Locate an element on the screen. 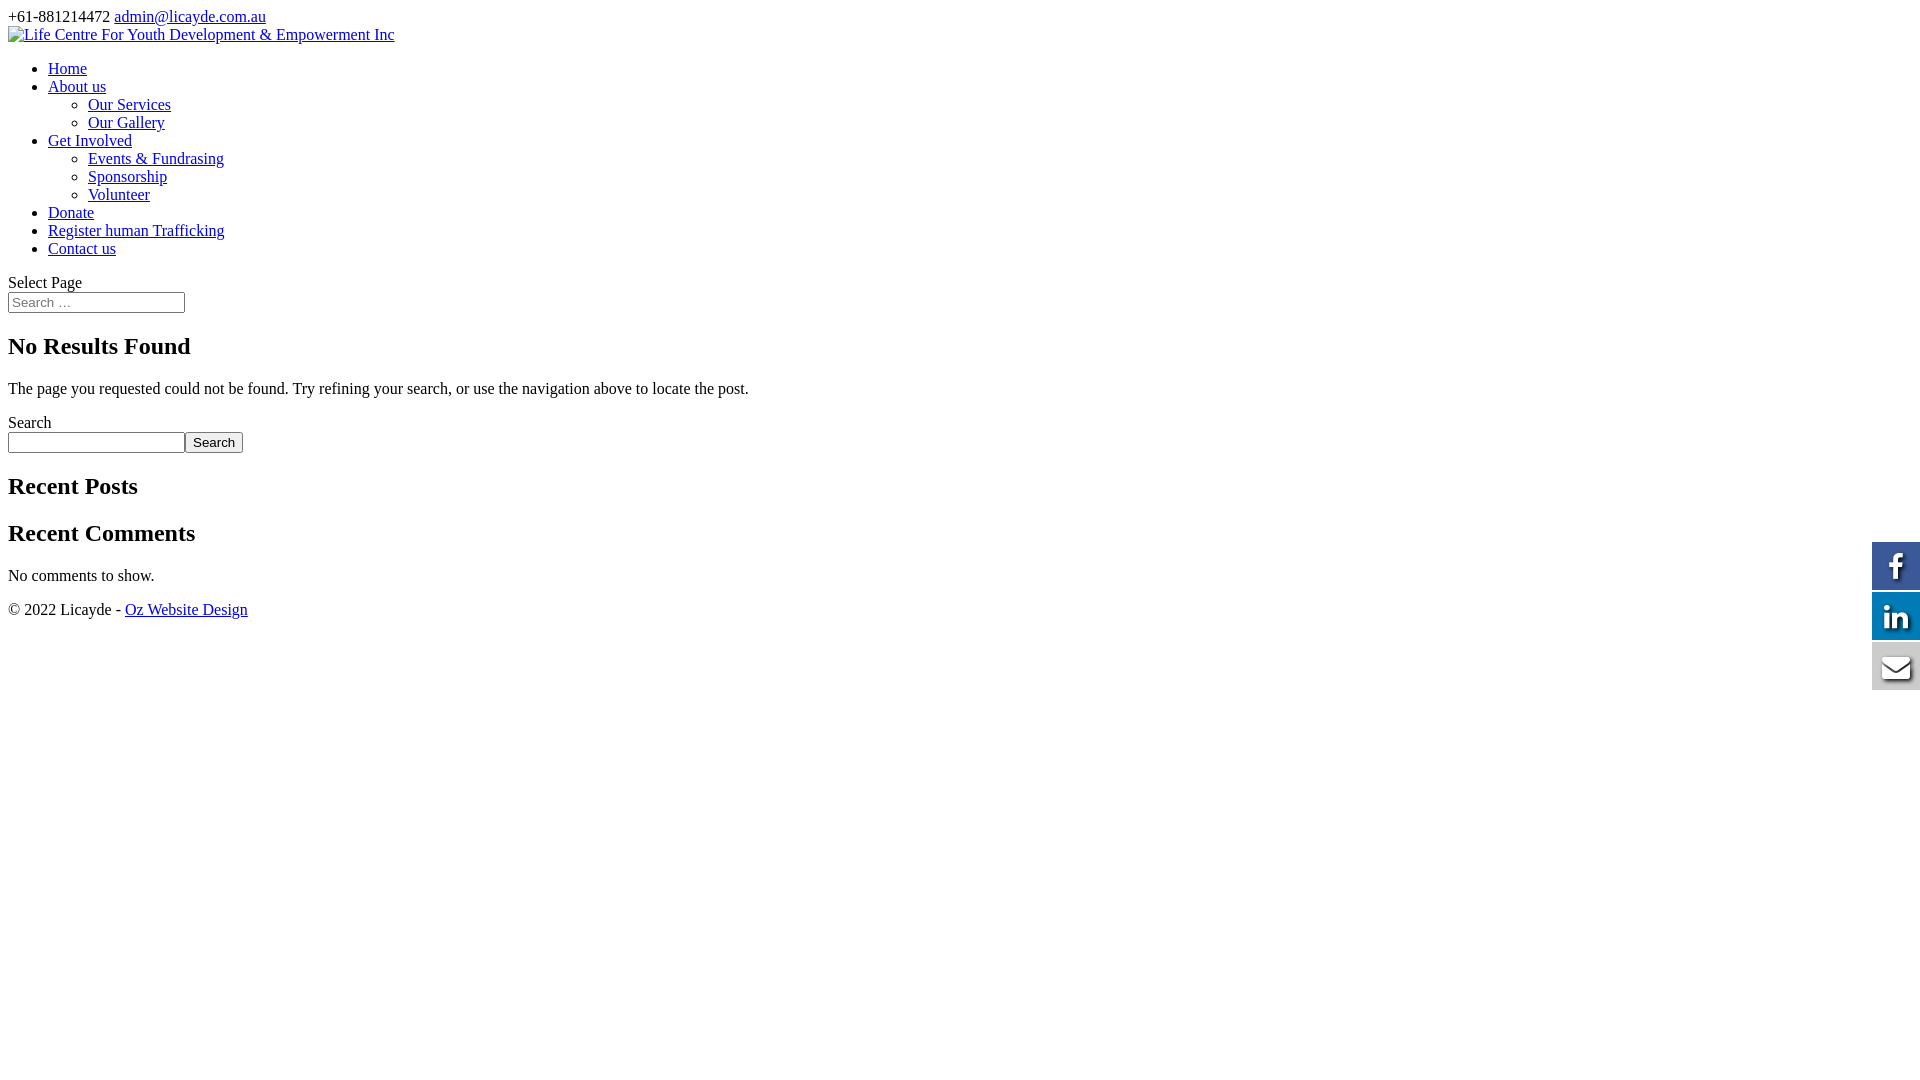 This screenshot has width=1920, height=1080. 'Our Services' is located at coordinates (128, 104).